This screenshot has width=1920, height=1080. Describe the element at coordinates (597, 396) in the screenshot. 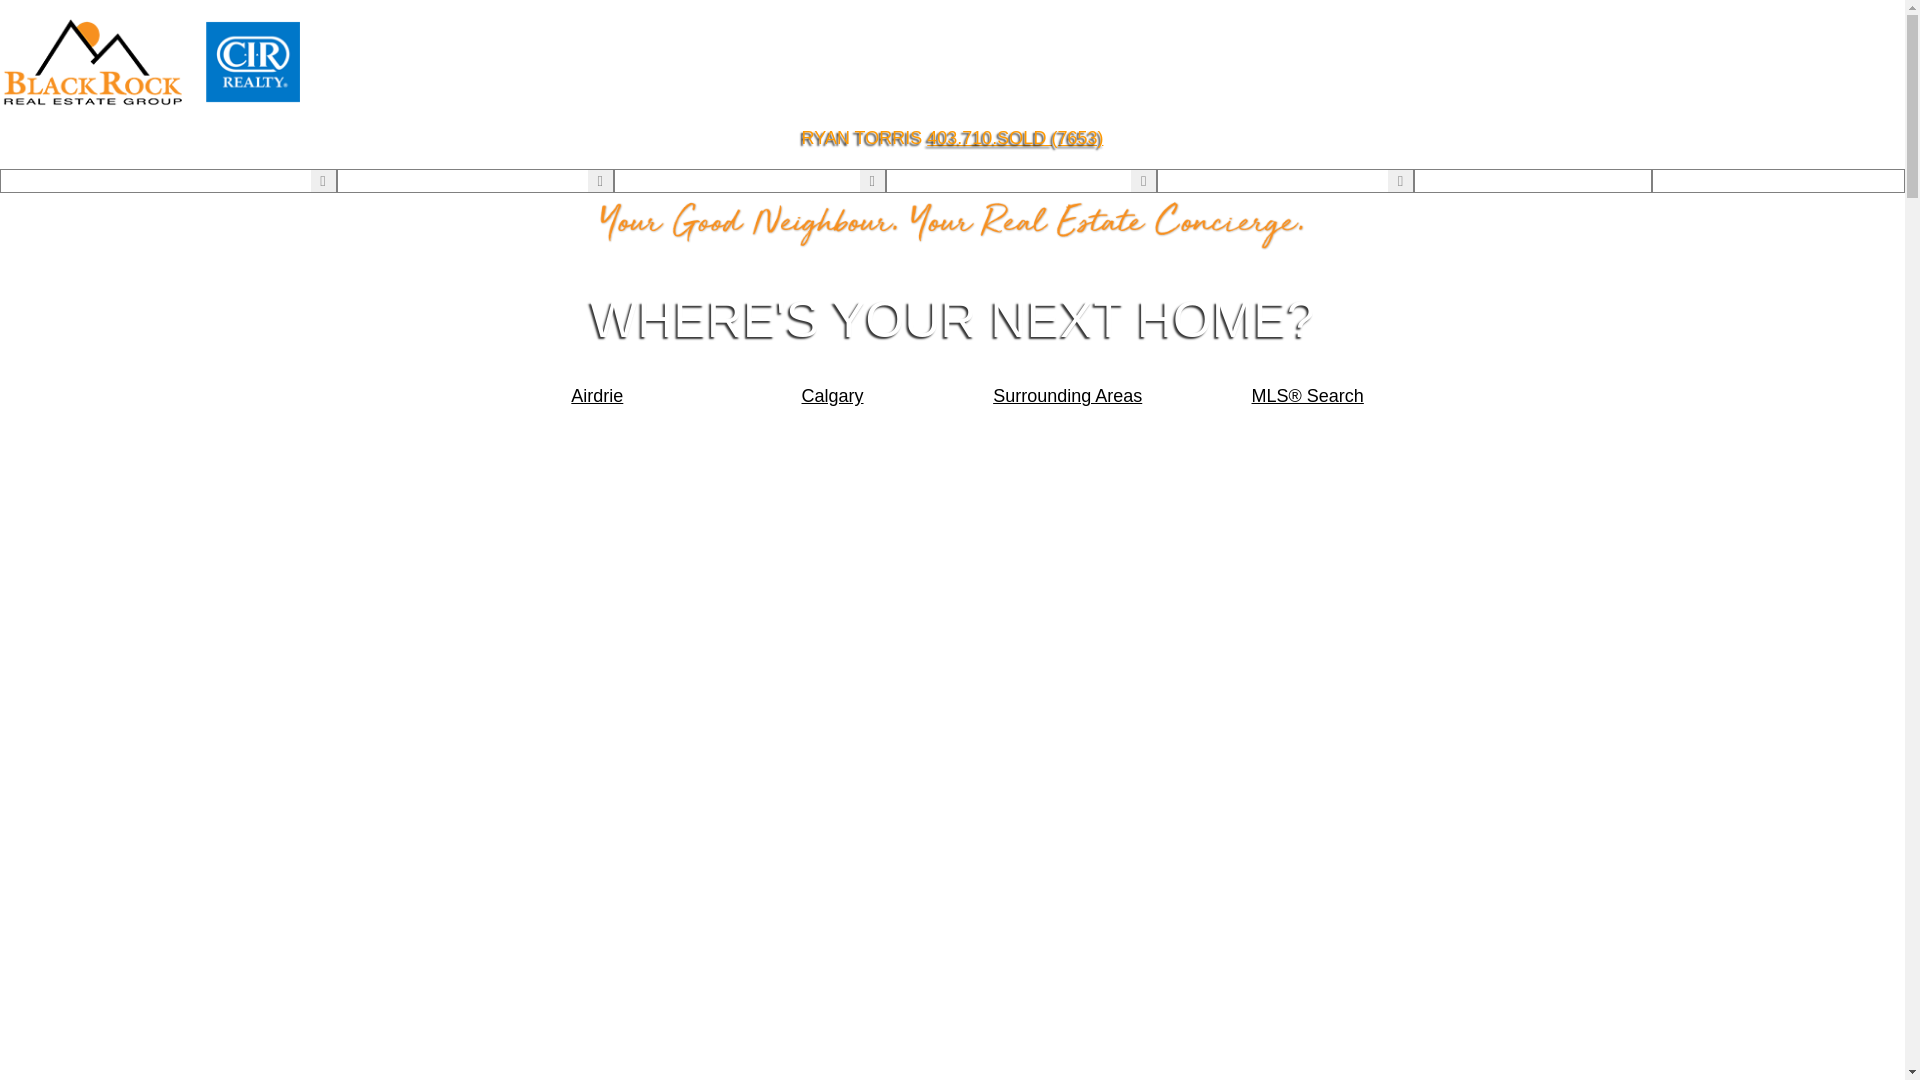

I see `'Airdrie'` at that location.